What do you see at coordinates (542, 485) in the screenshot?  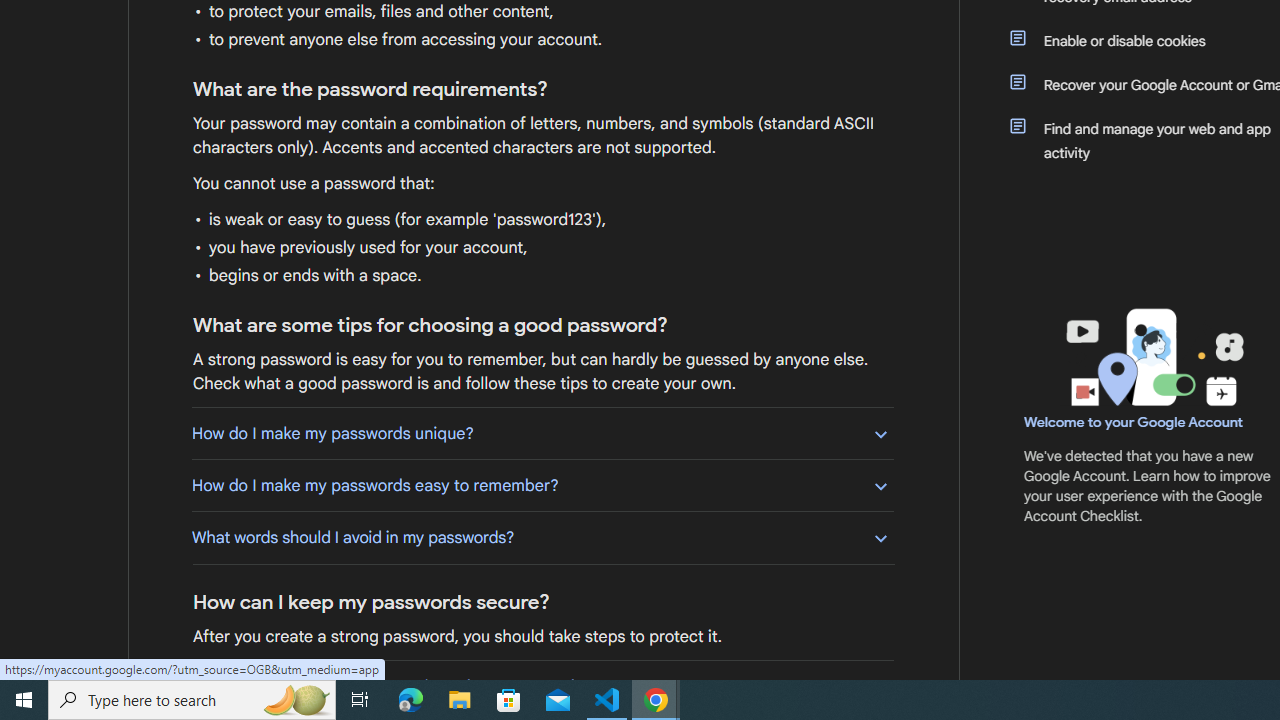 I see `'How do I make my passwords easy to remember?'` at bounding box center [542, 485].